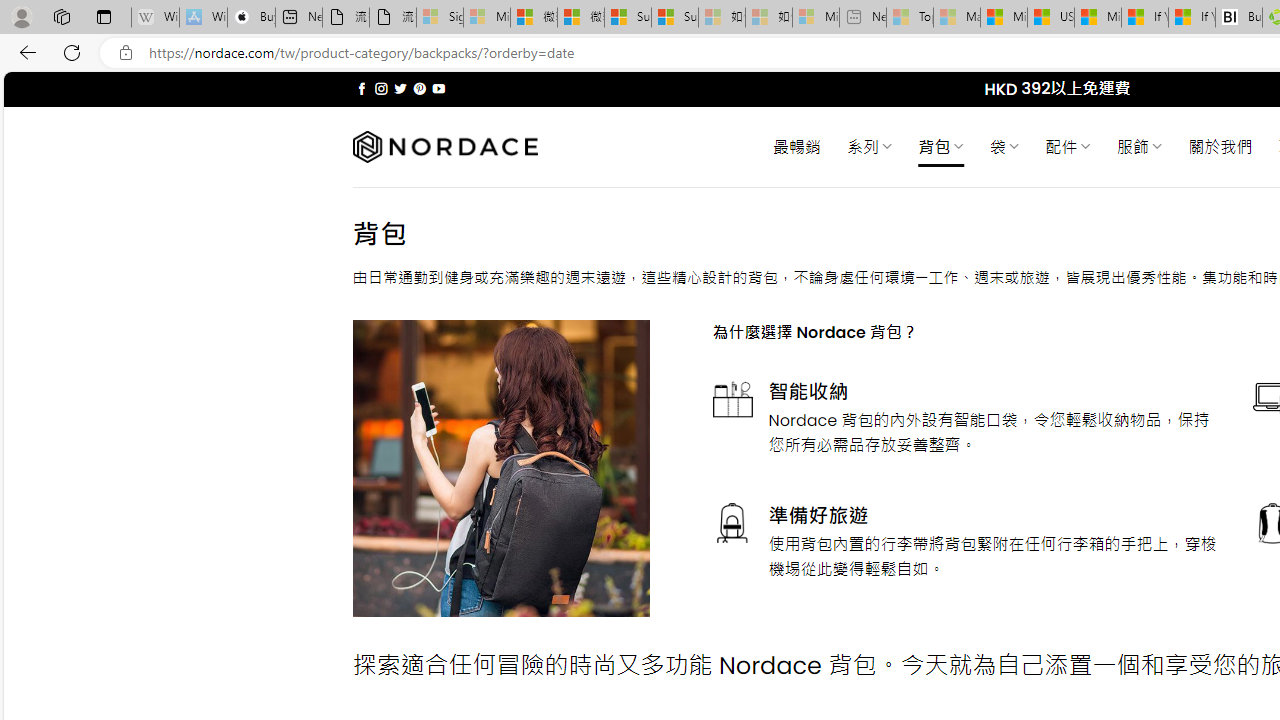  I want to click on 'Microsoft Services Agreement - Sleeping', so click(486, 17).